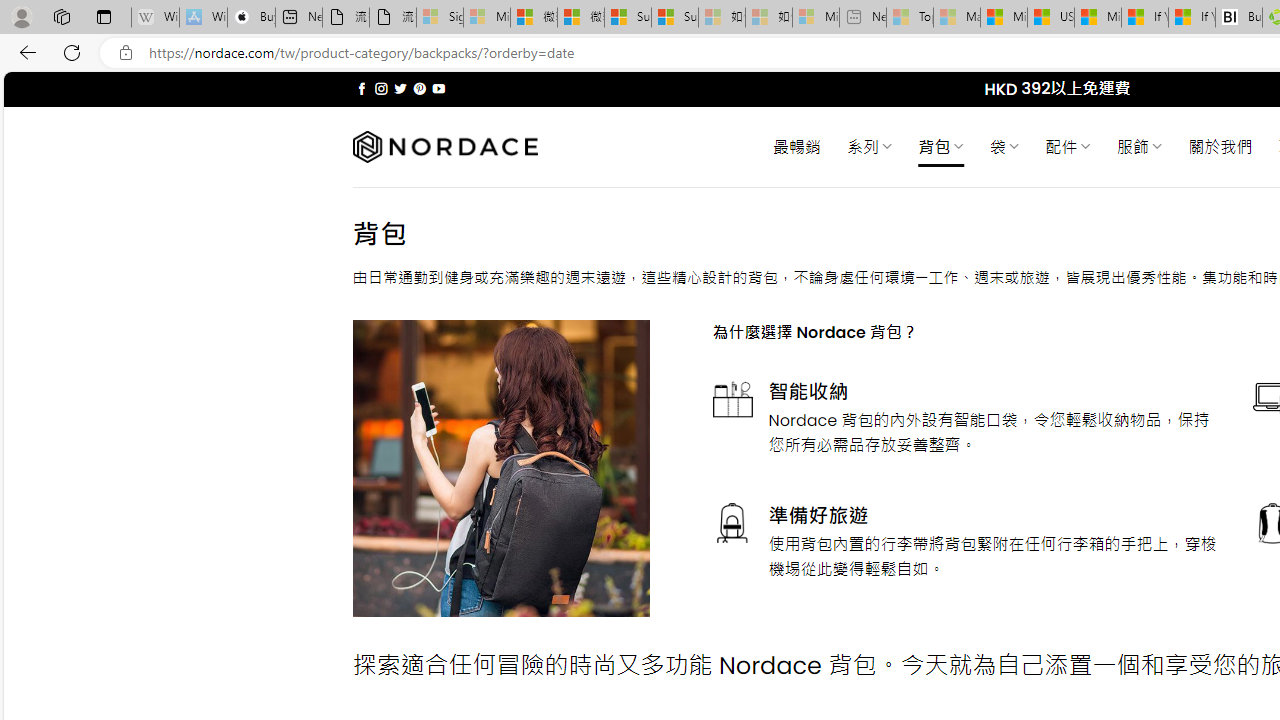  I want to click on 'Microsoft Services Agreement - Sleeping', so click(486, 17).